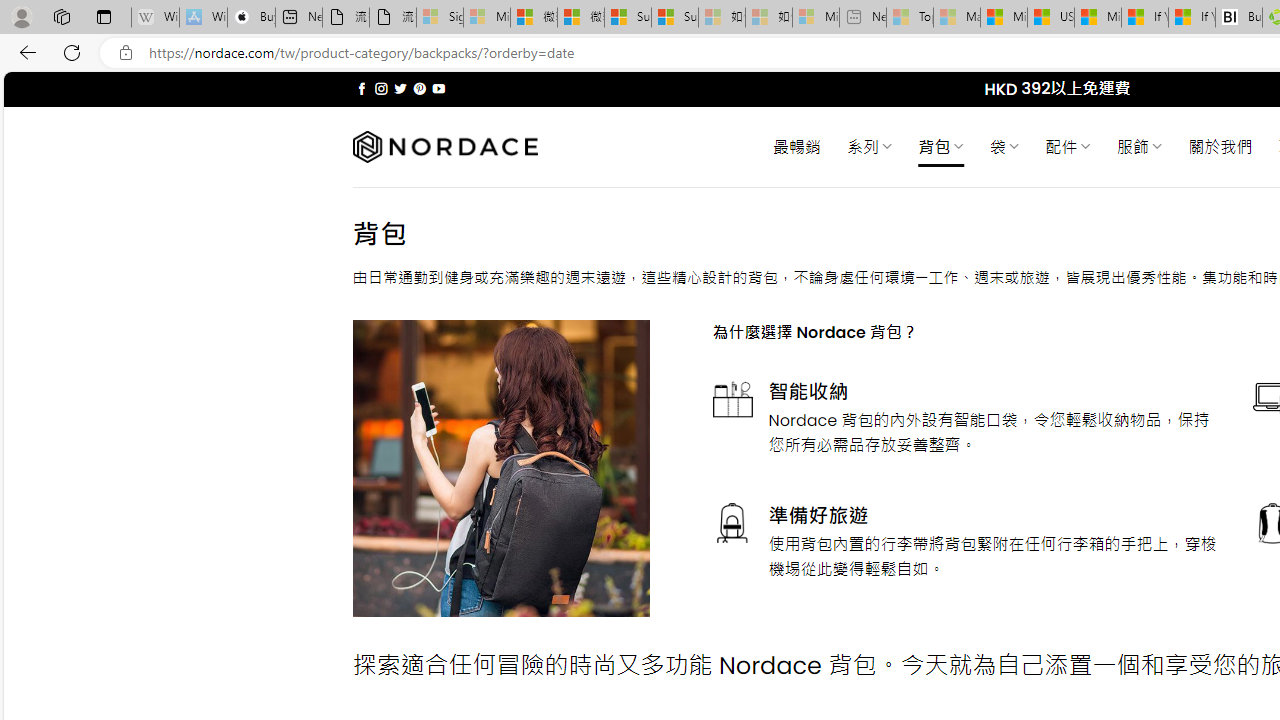  I want to click on 'Microsoft Services Agreement - Sleeping', so click(486, 17).